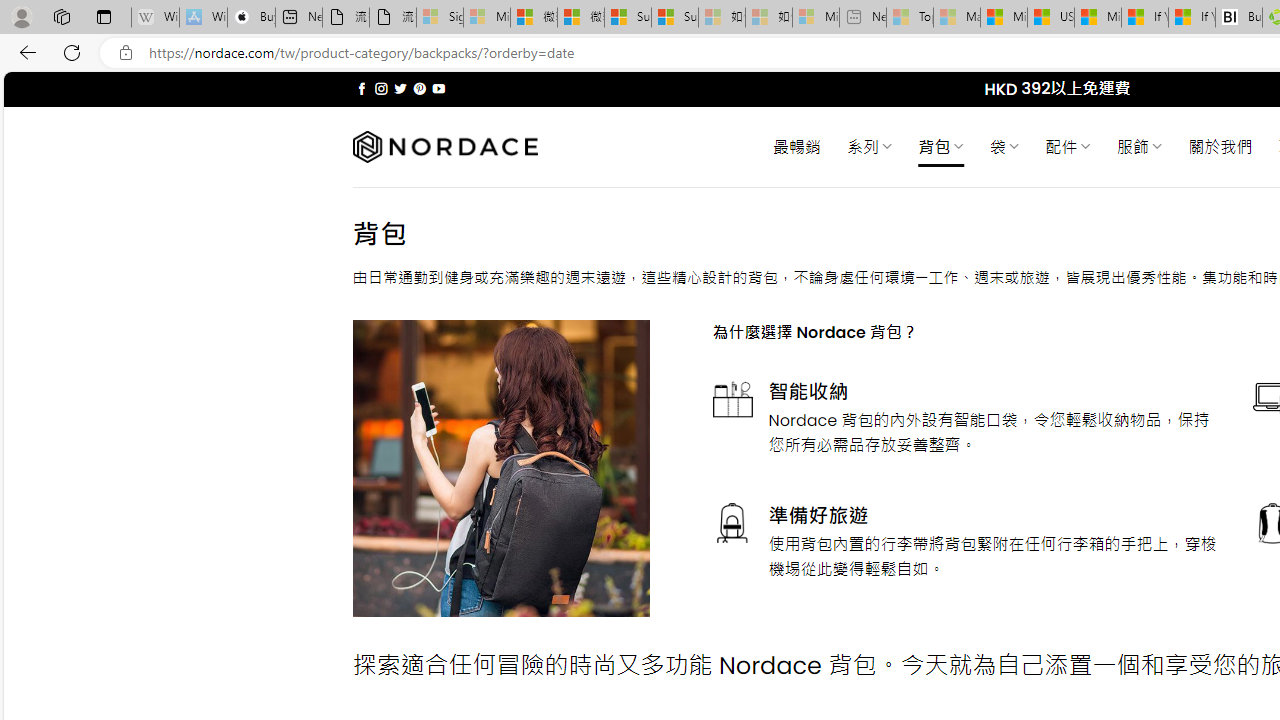  I want to click on 'Microsoft Services Agreement - Sleeping', so click(486, 17).